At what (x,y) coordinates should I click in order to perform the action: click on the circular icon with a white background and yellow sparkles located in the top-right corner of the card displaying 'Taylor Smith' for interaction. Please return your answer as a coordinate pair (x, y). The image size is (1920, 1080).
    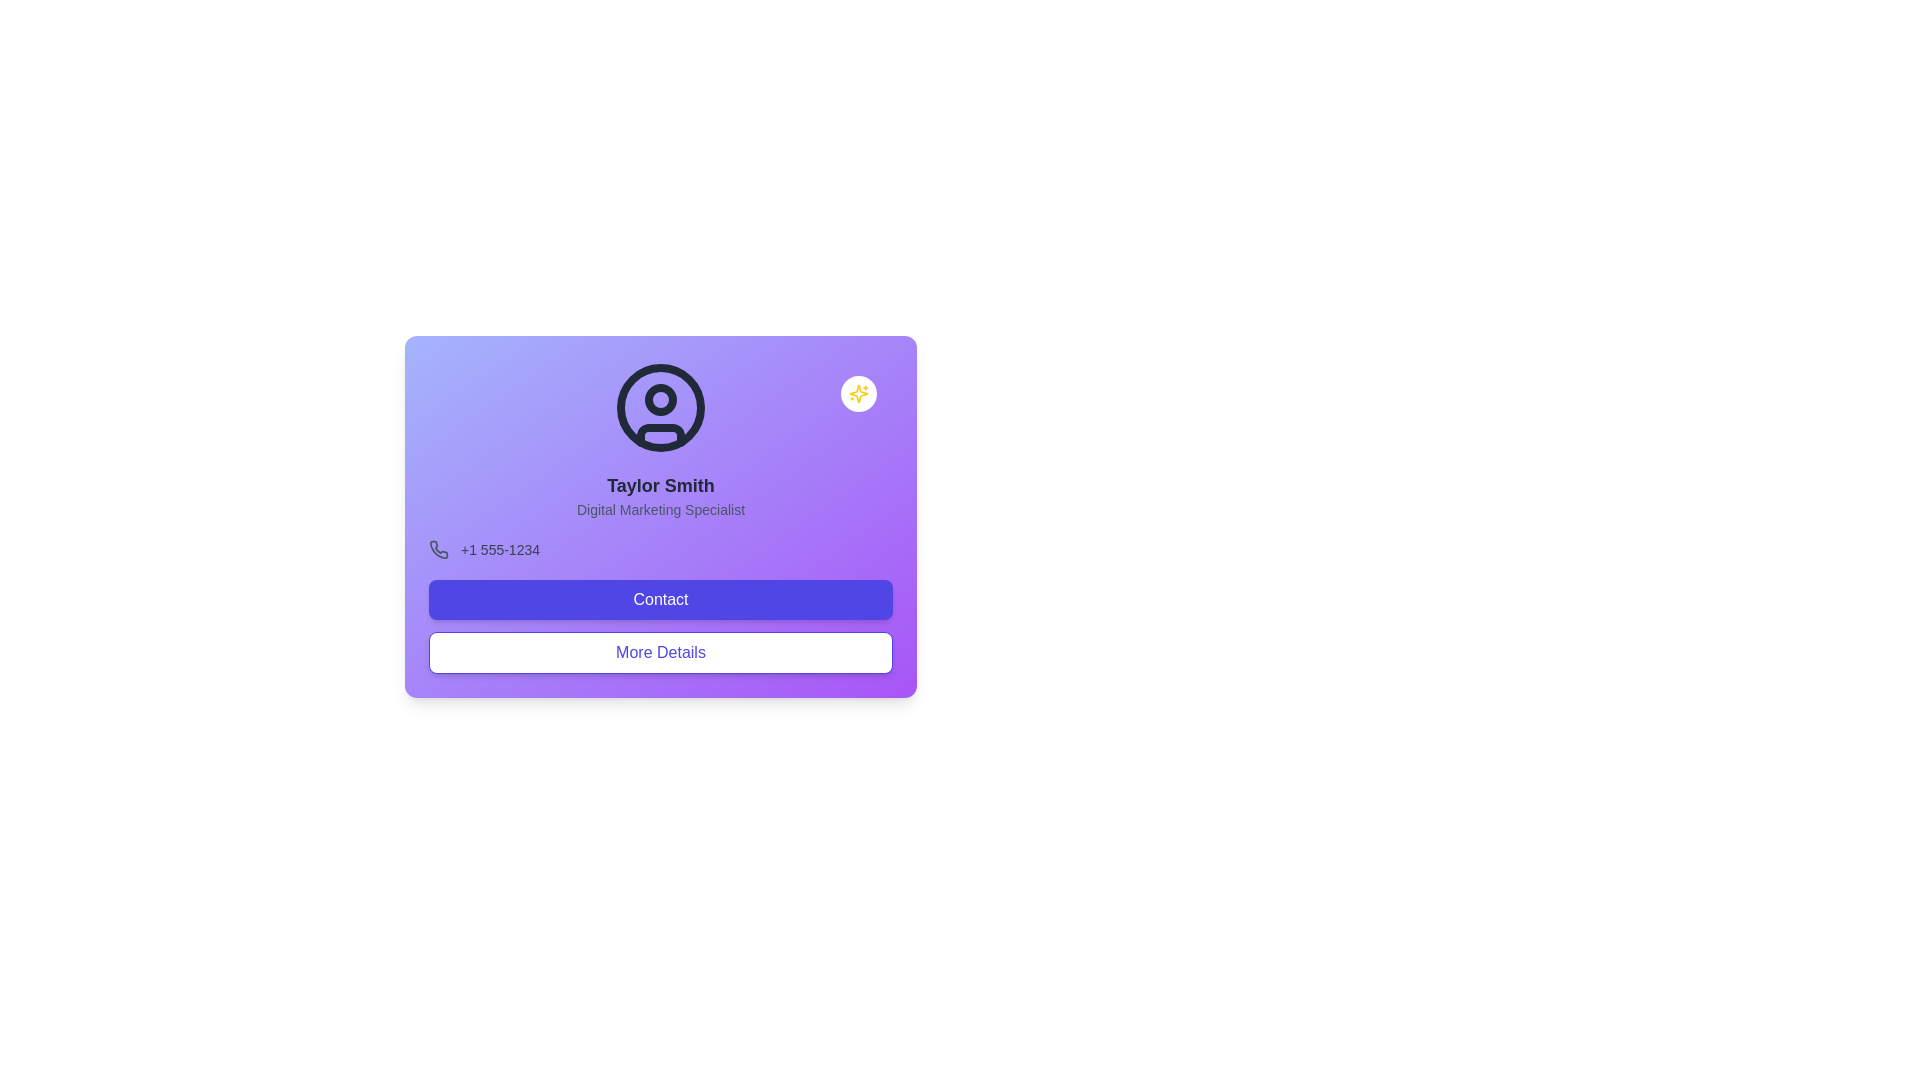
    Looking at the image, I should click on (859, 393).